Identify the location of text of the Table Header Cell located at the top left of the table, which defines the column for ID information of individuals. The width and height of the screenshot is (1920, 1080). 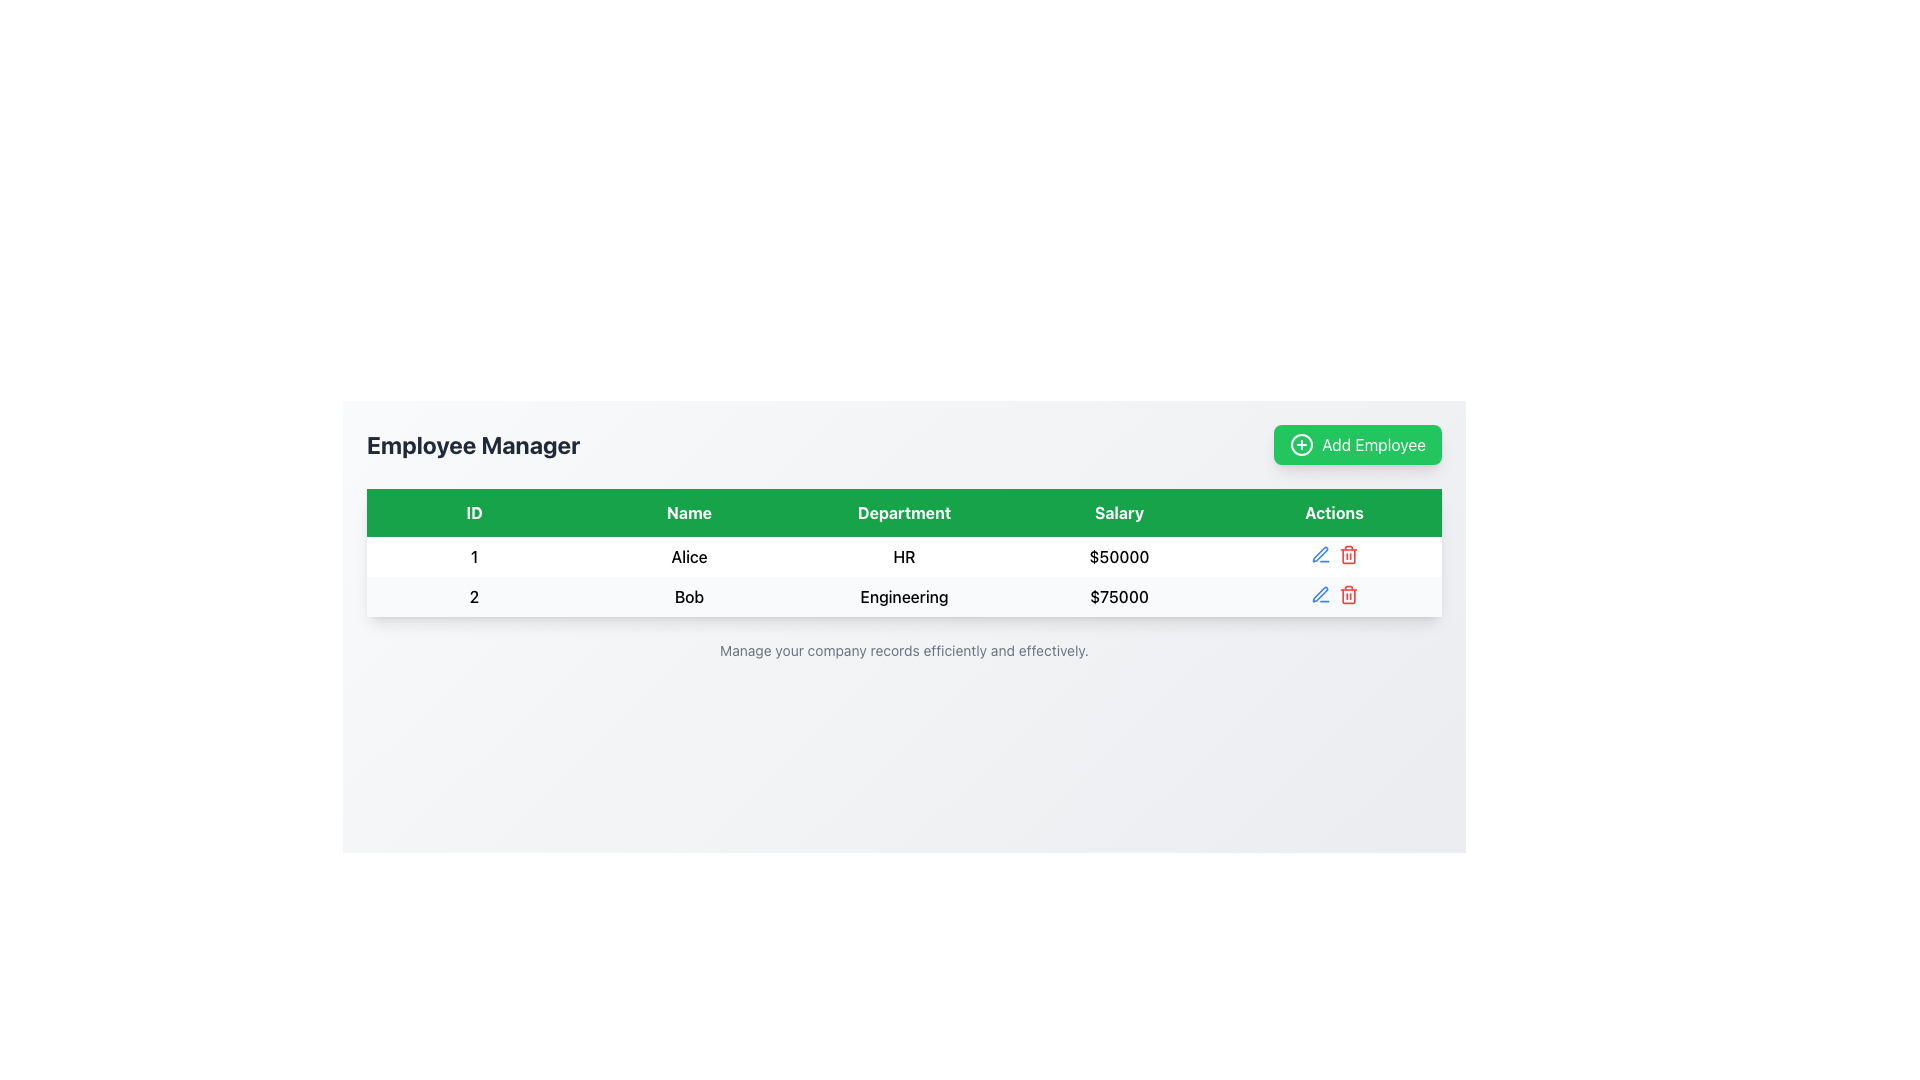
(473, 512).